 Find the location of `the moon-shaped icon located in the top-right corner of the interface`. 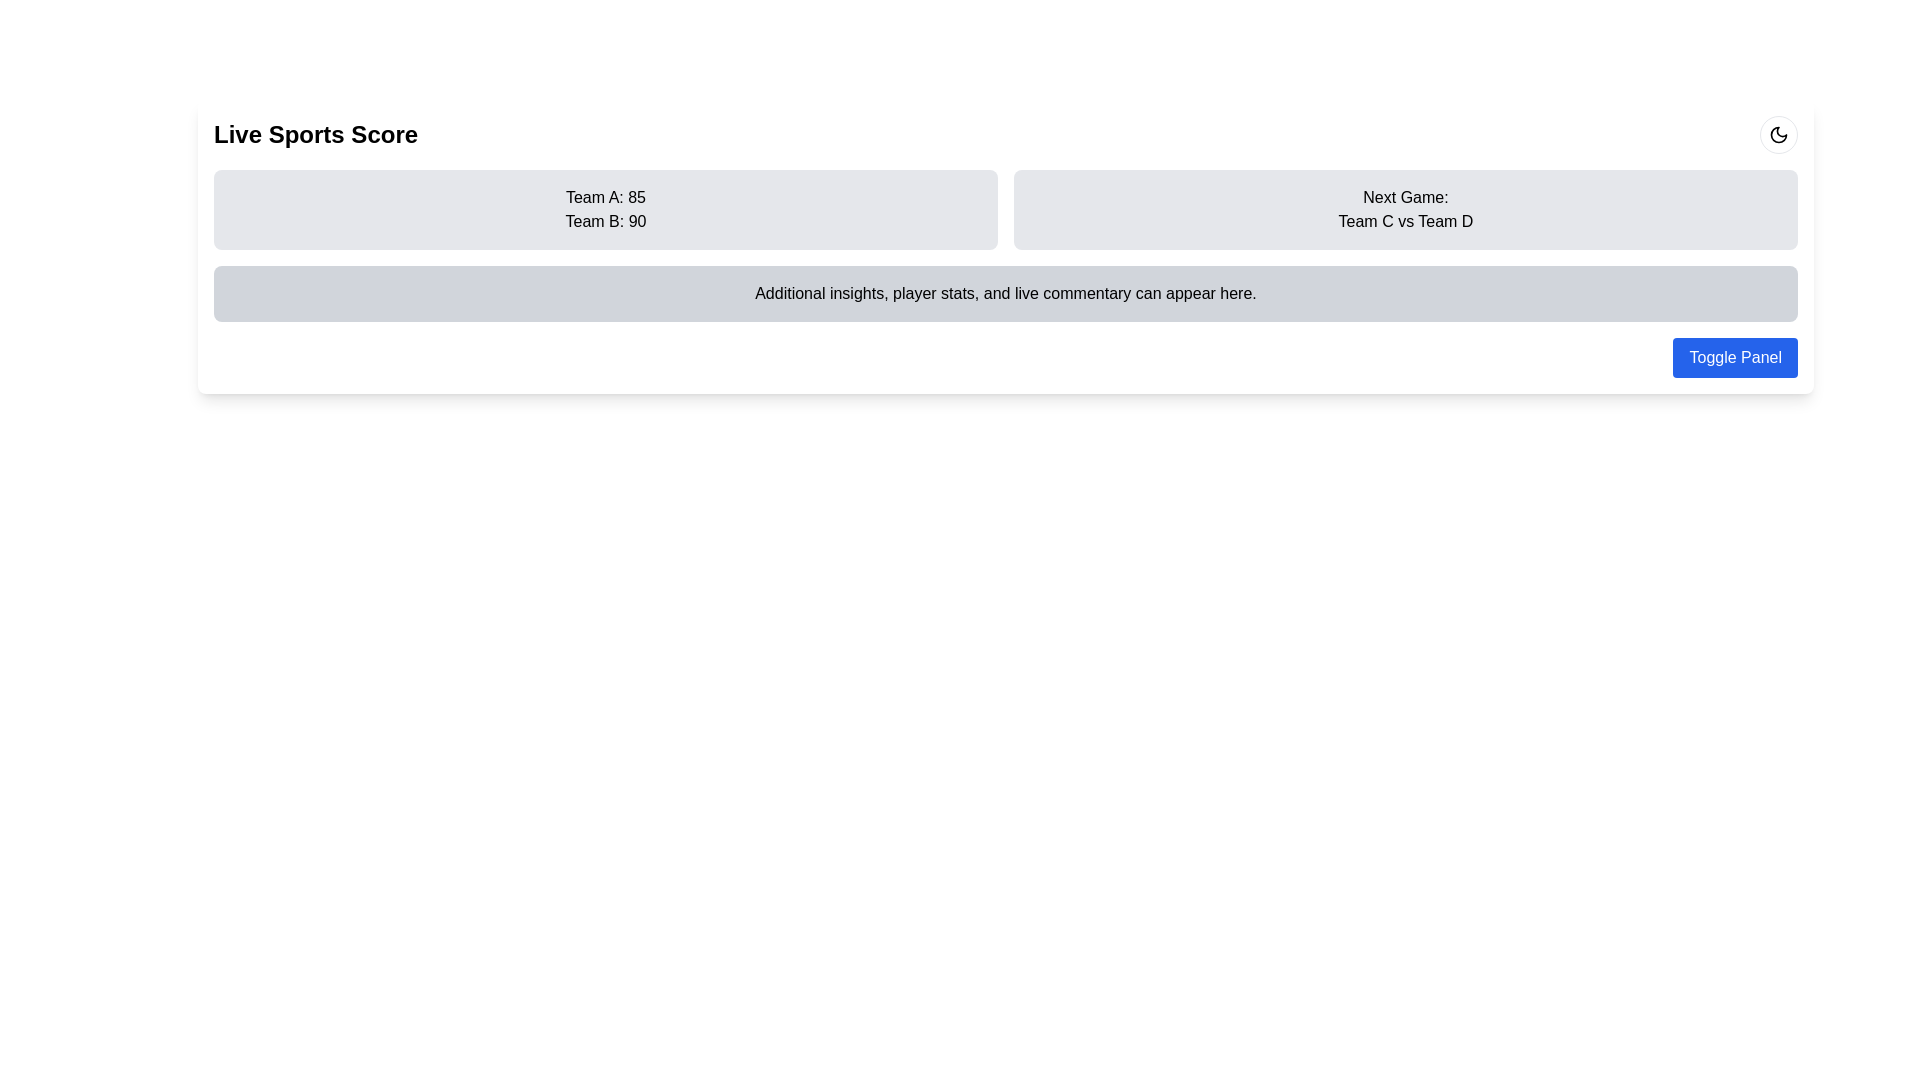

the moon-shaped icon located in the top-right corner of the interface is located at coordinates (1779, 135).